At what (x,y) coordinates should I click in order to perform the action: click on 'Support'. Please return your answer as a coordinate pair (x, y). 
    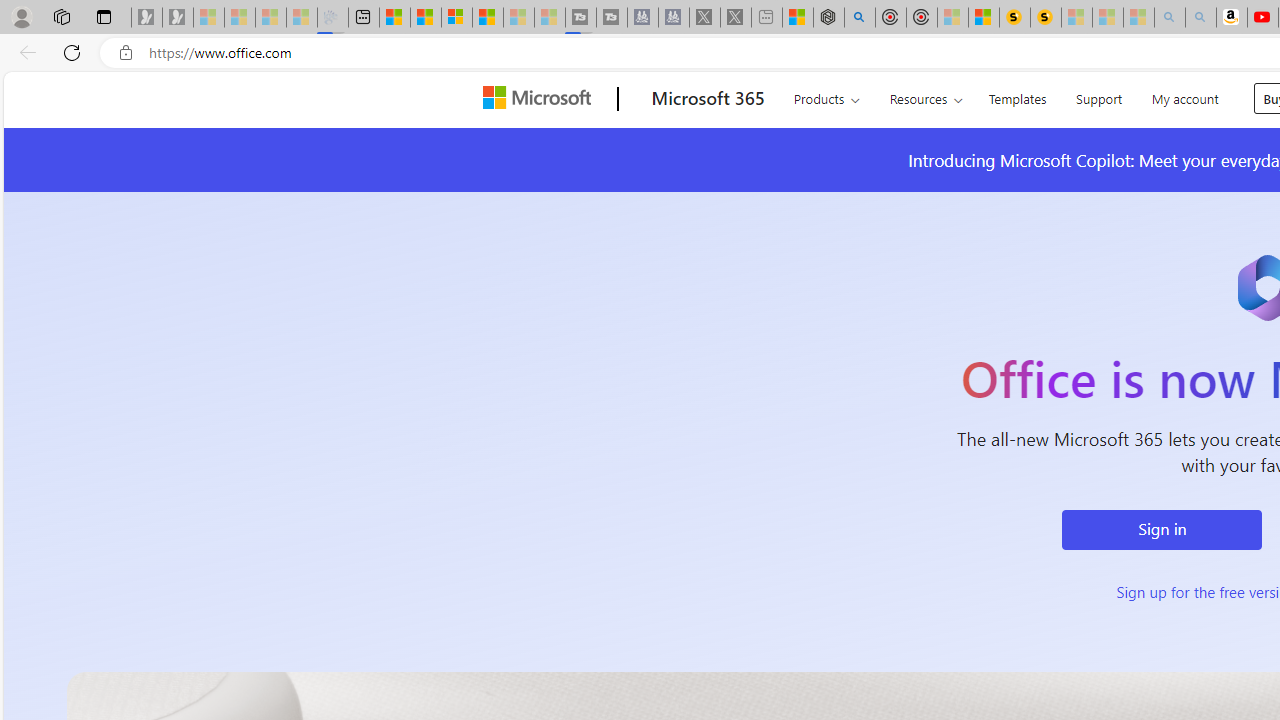
    Looking at the image, I should click on (1098, 96).